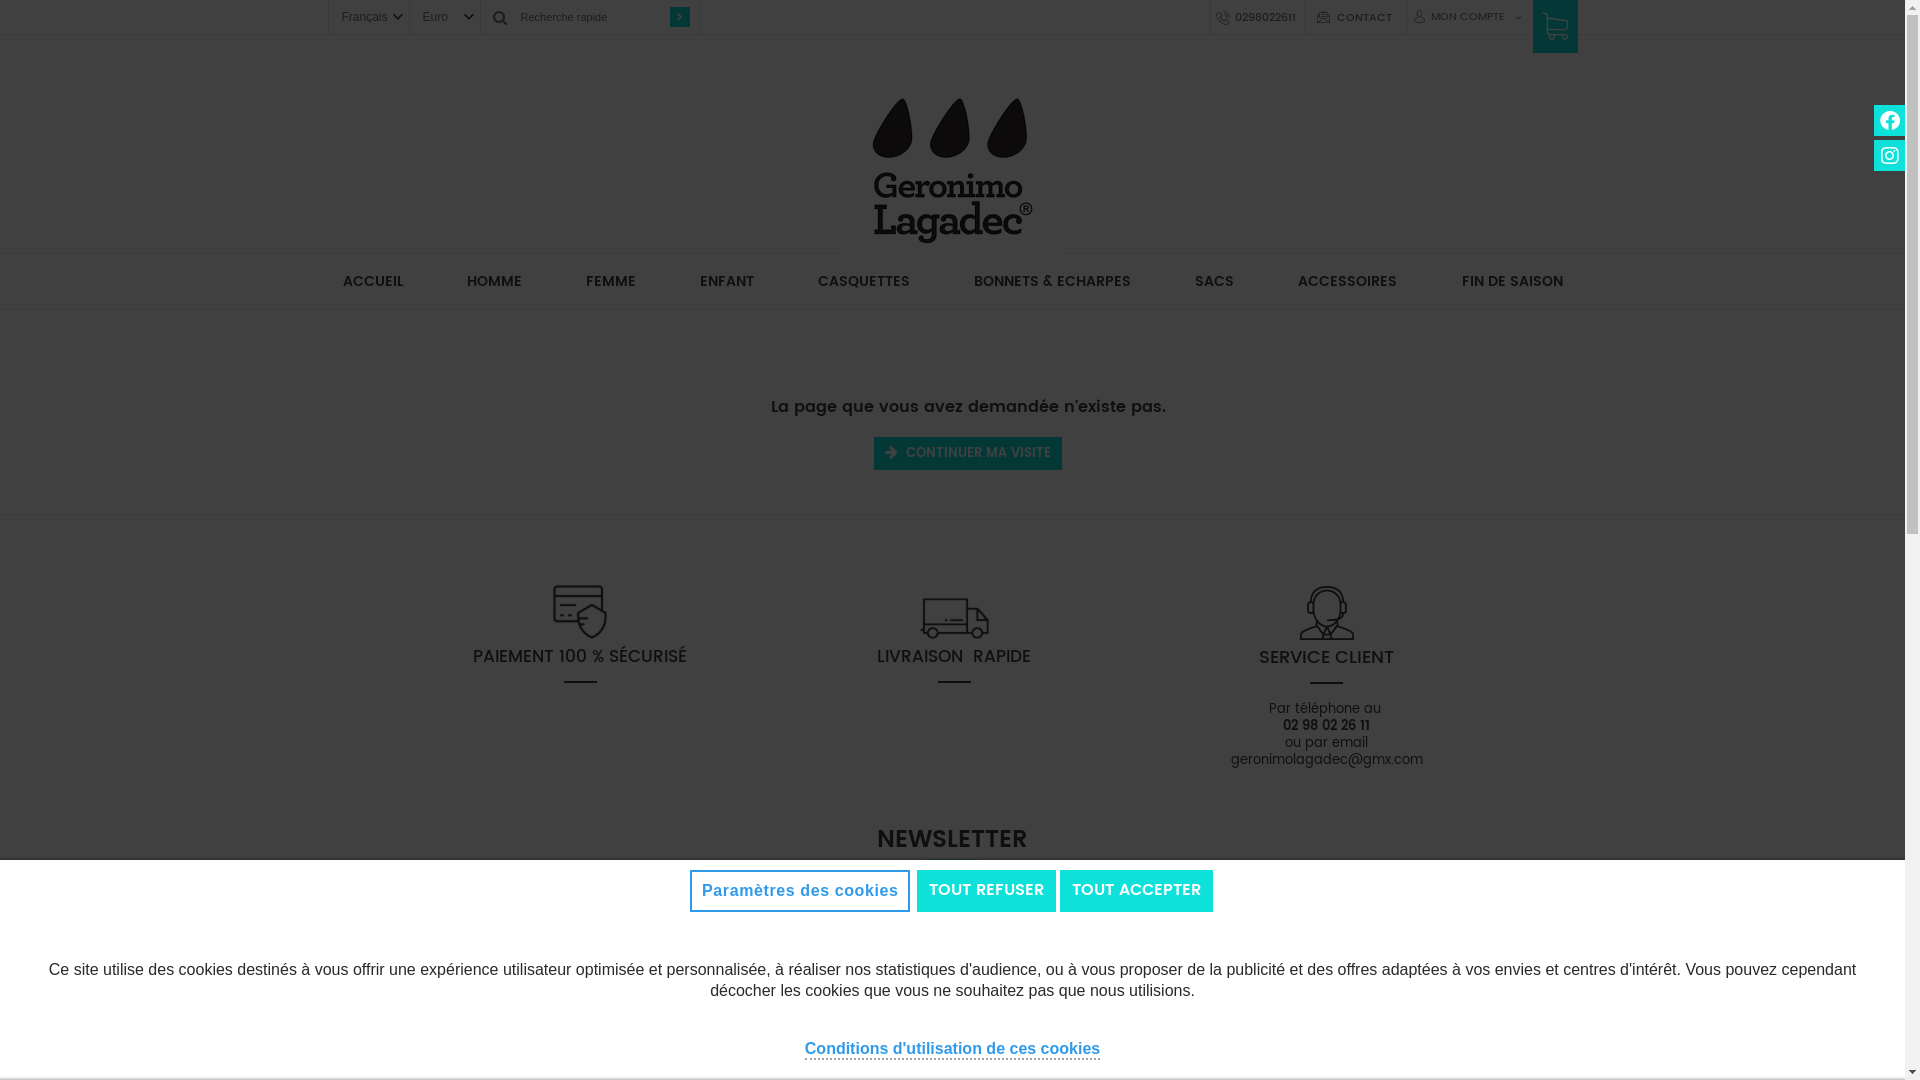 The width and height of the screenshot is (1920, 1080). What do you see at coordinates (725, 281) in the screenshot?
I see `'ENFANT'` at bounding box center [725, 281].